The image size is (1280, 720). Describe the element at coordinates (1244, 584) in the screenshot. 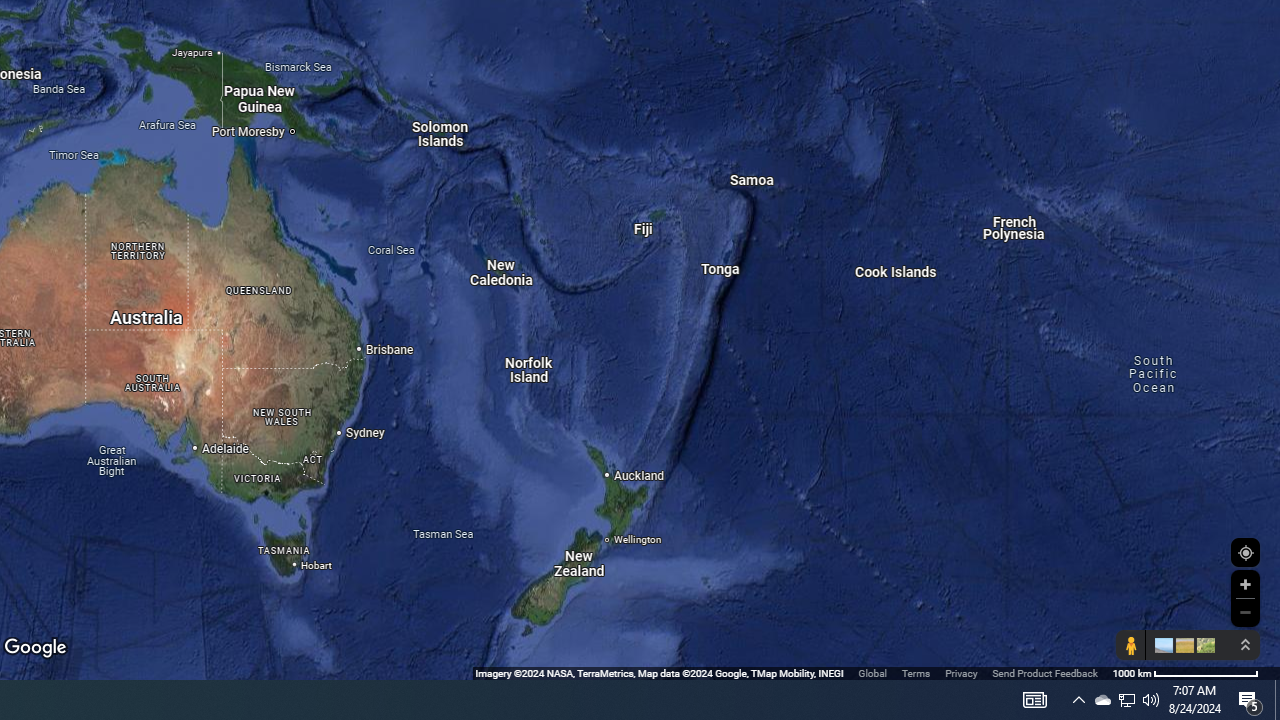

I see `'Zoom in'` at that location.